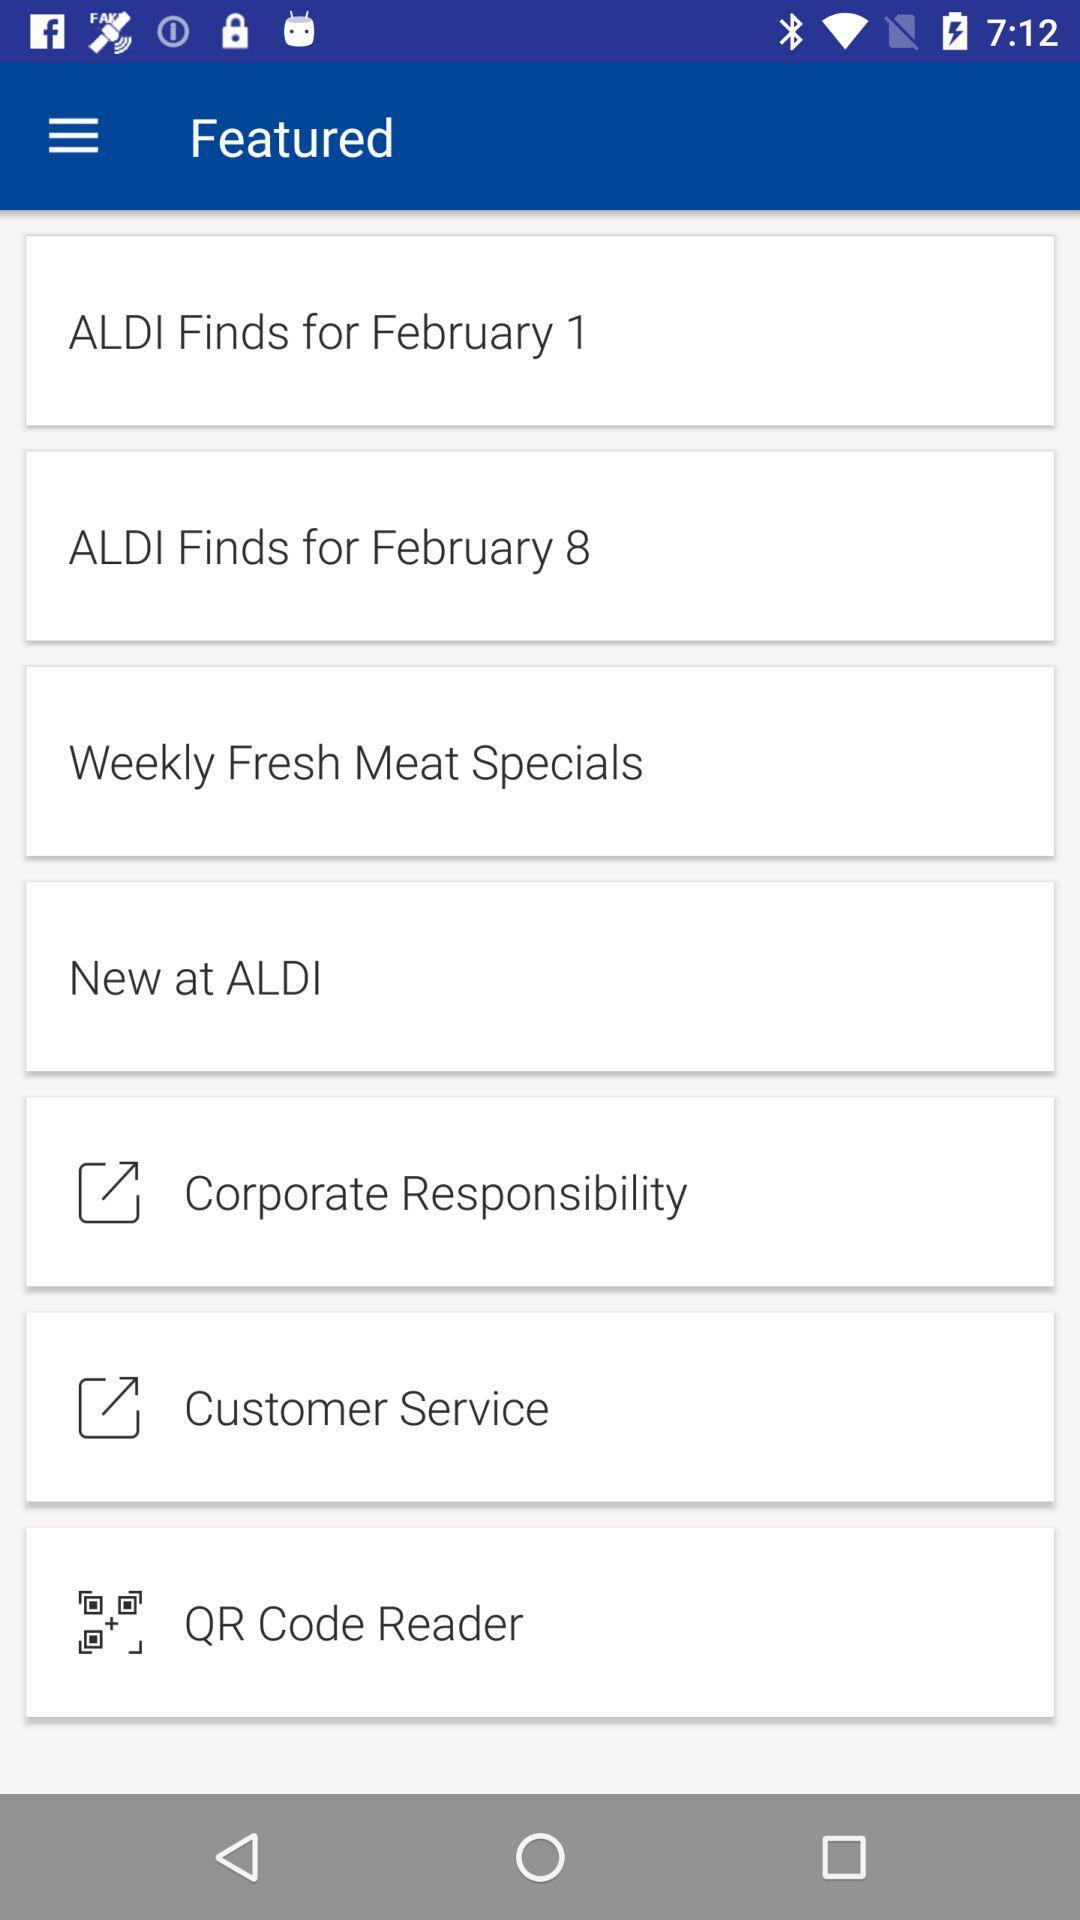 This screenshot has width=1080, height=1920. What do you see at coordinates (72, 135) in the screenshot?
I see `the app next to the featured` at bounding box center [72, 135].